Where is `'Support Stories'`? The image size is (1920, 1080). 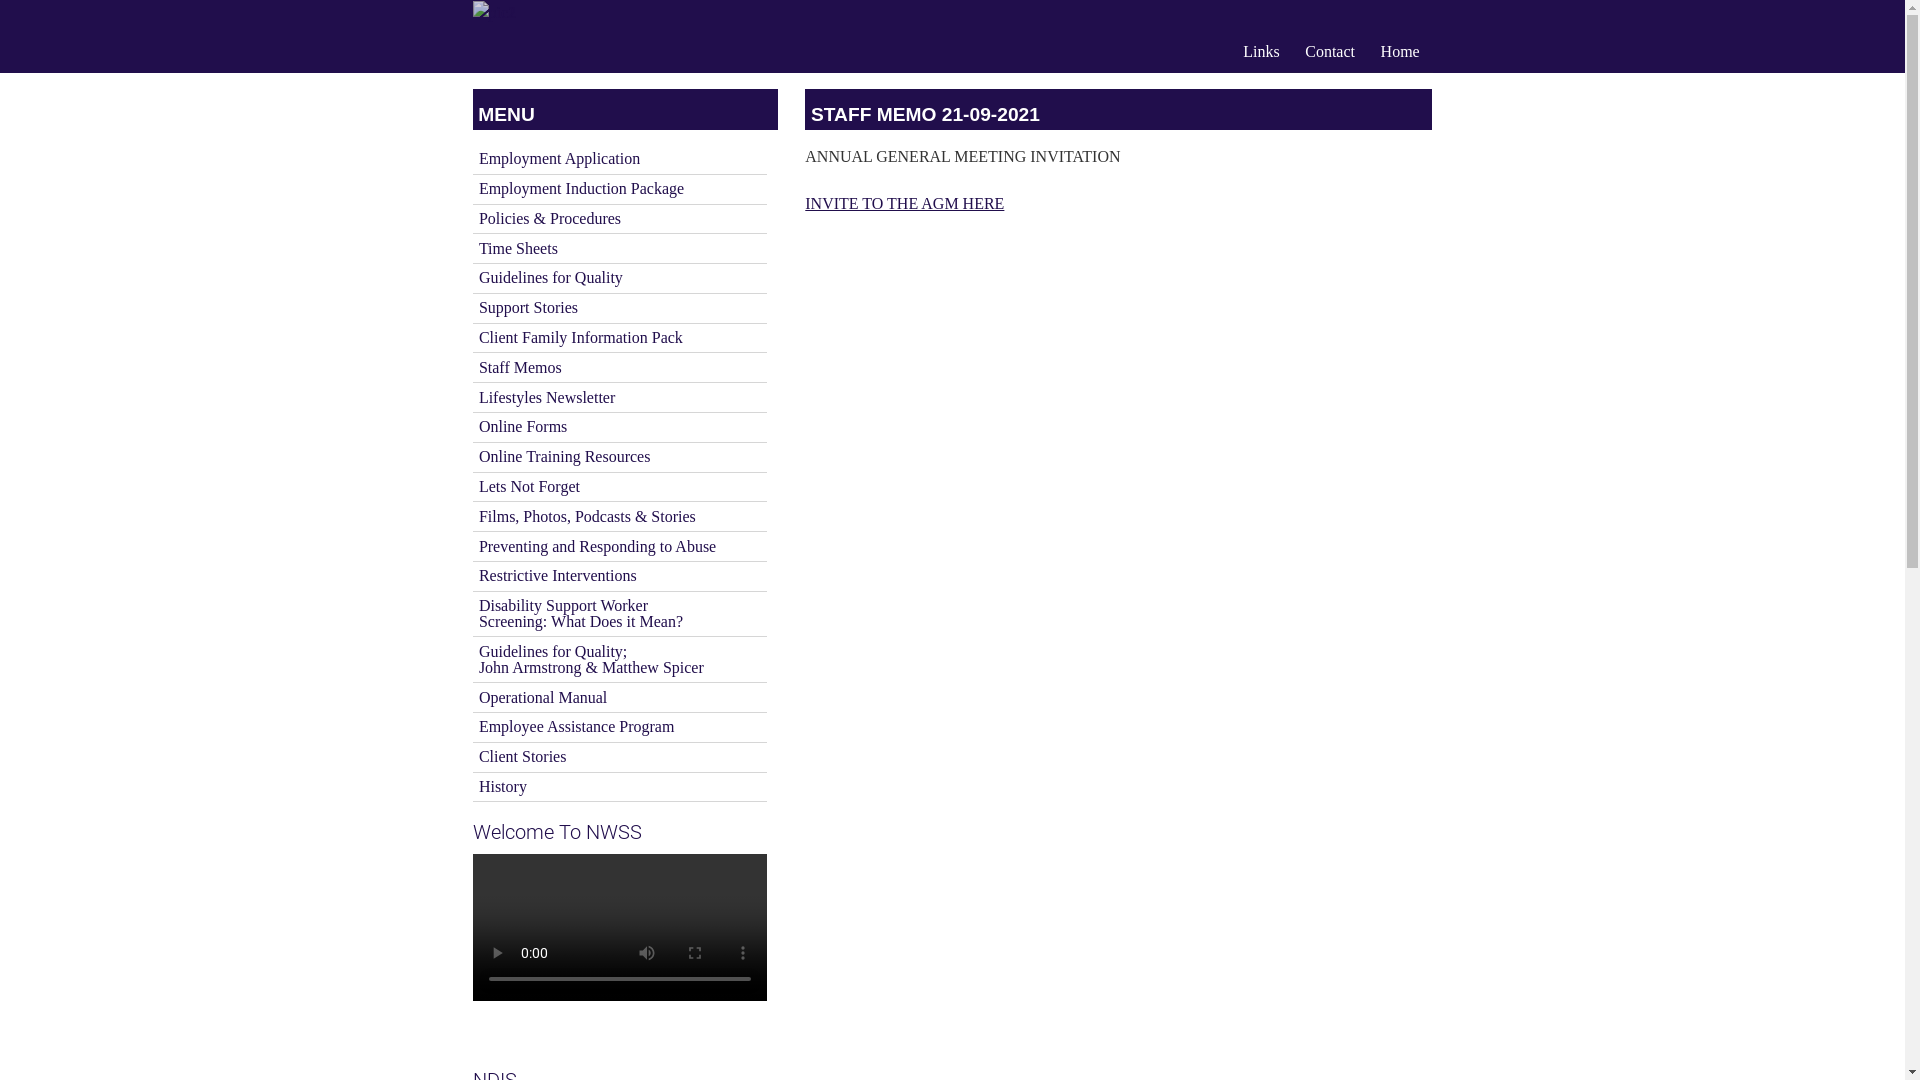
'Support Stories' is located at coordinates (618, 308).